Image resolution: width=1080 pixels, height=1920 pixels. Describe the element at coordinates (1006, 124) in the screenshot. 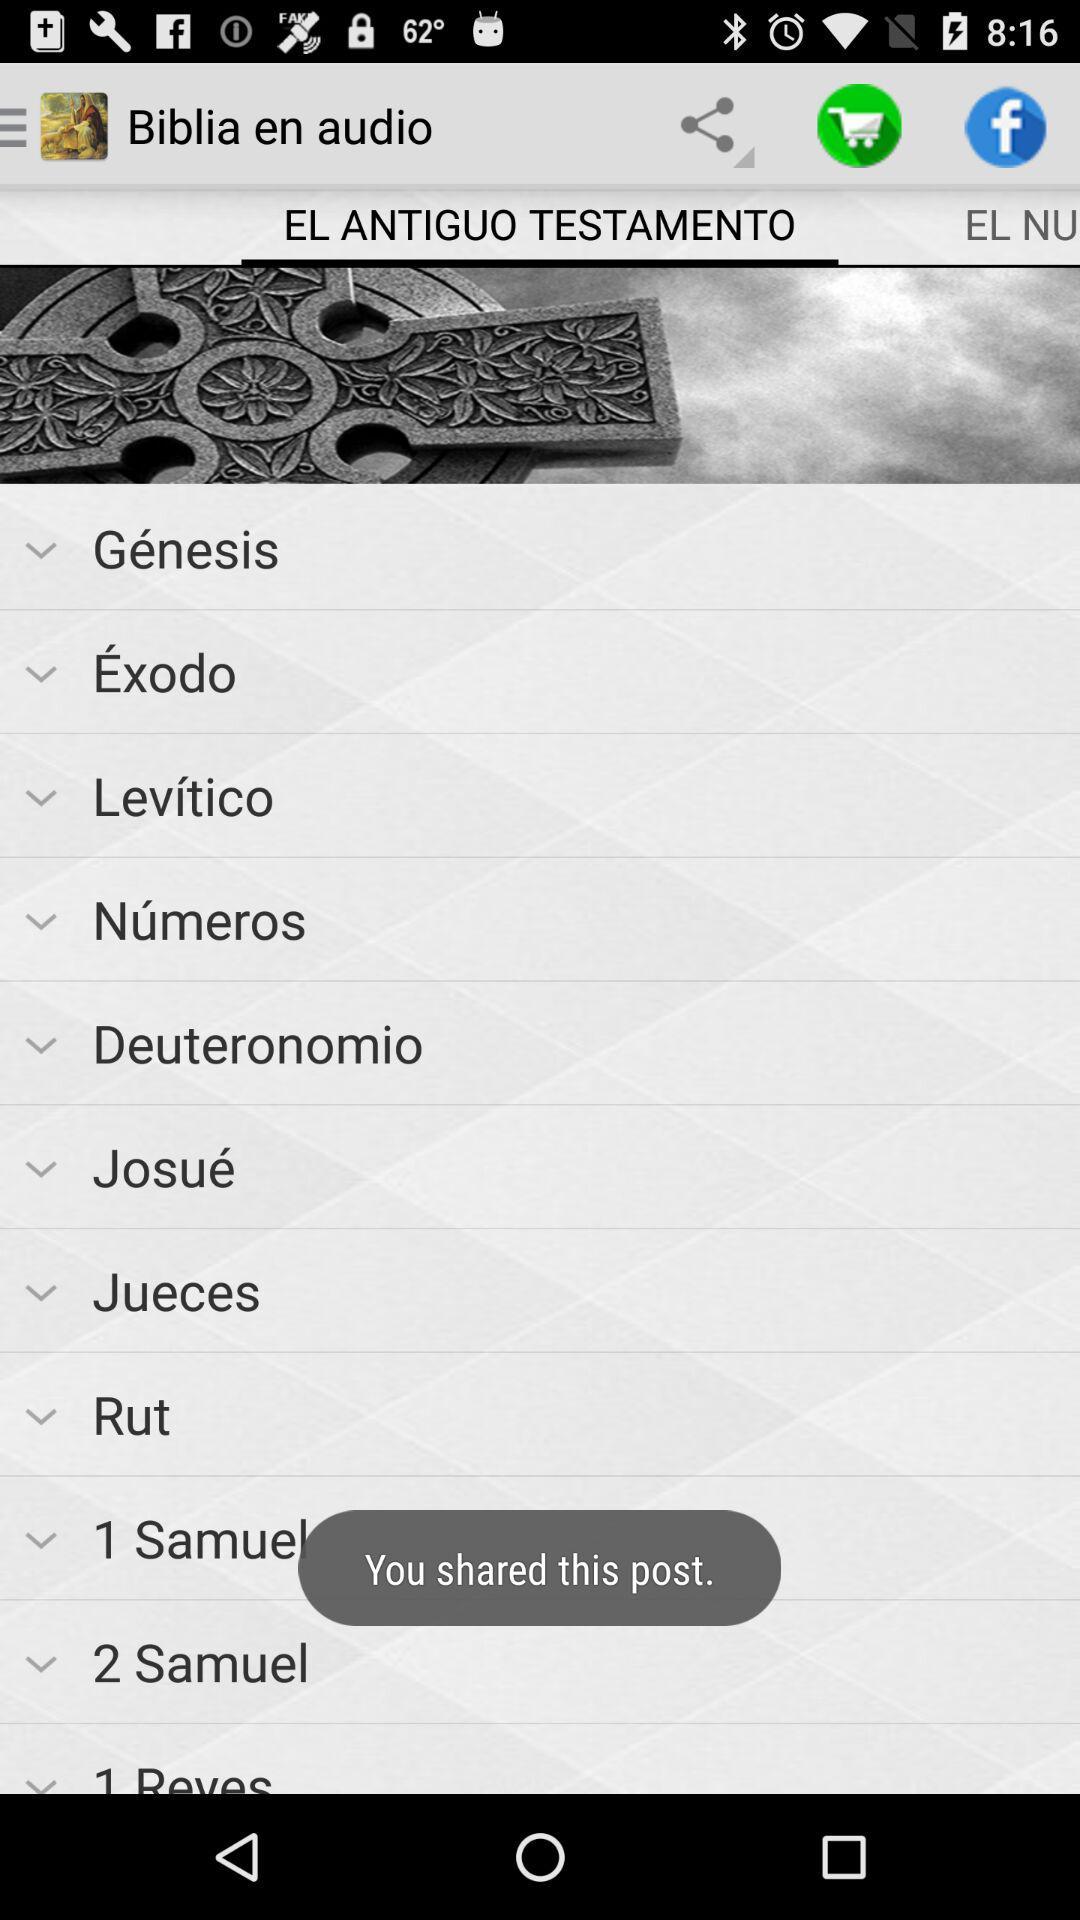

I see `app above the el nuevo testamento item` at that location.